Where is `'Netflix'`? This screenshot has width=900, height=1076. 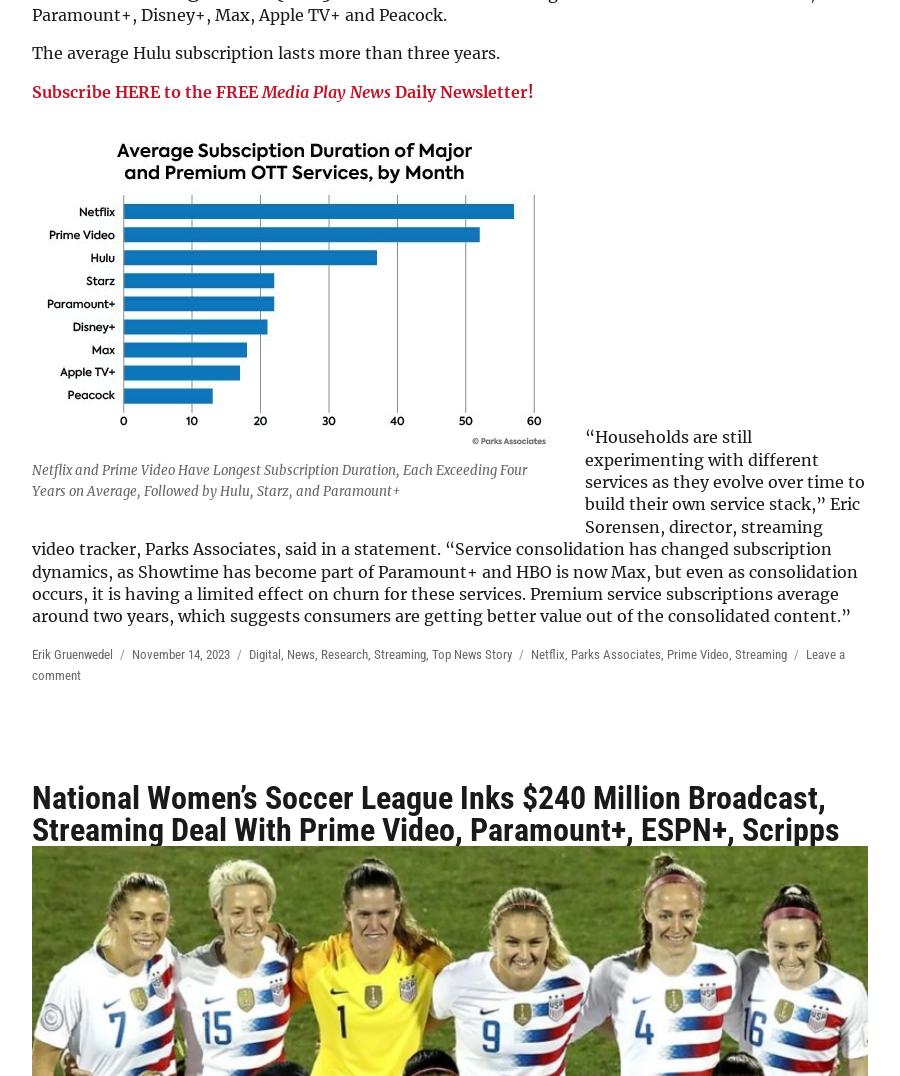
'Netflix' is located at coordinates (547, 652).